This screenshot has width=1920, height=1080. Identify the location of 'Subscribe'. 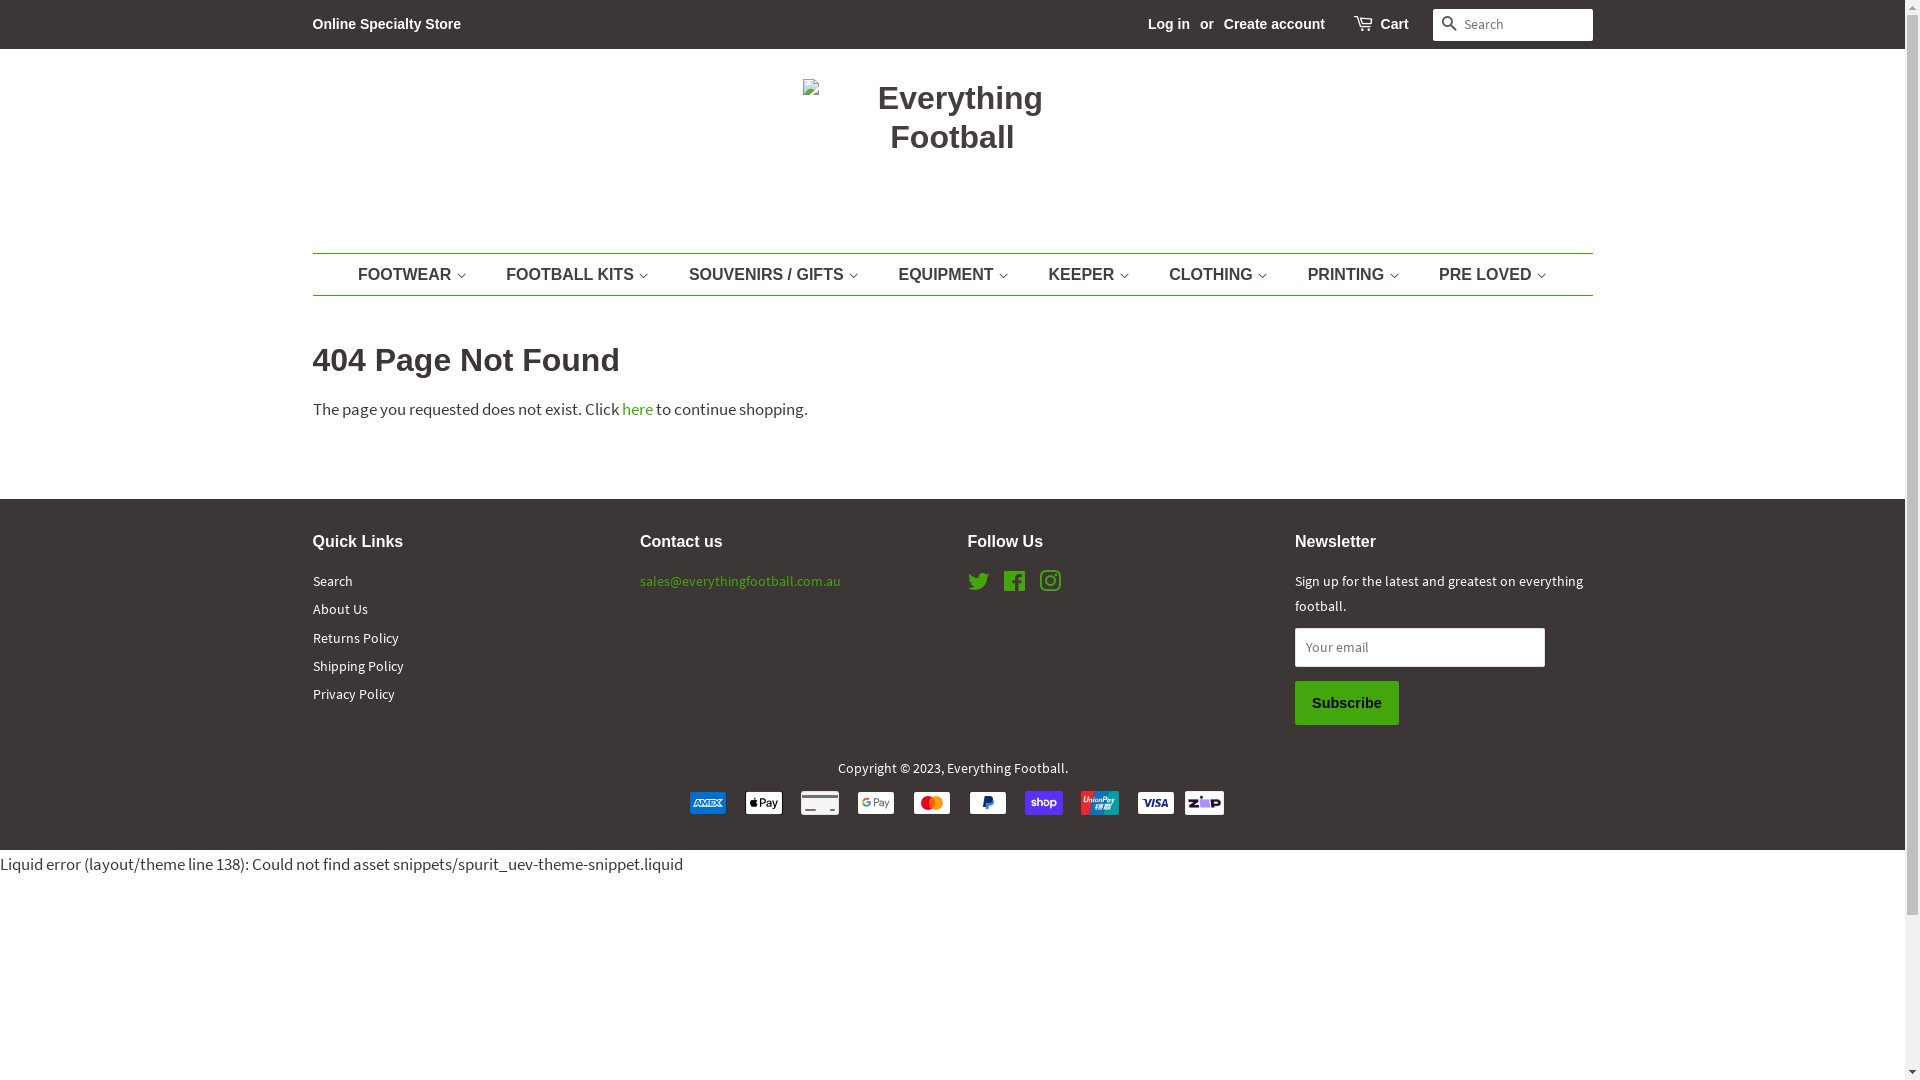
(1295, 701).